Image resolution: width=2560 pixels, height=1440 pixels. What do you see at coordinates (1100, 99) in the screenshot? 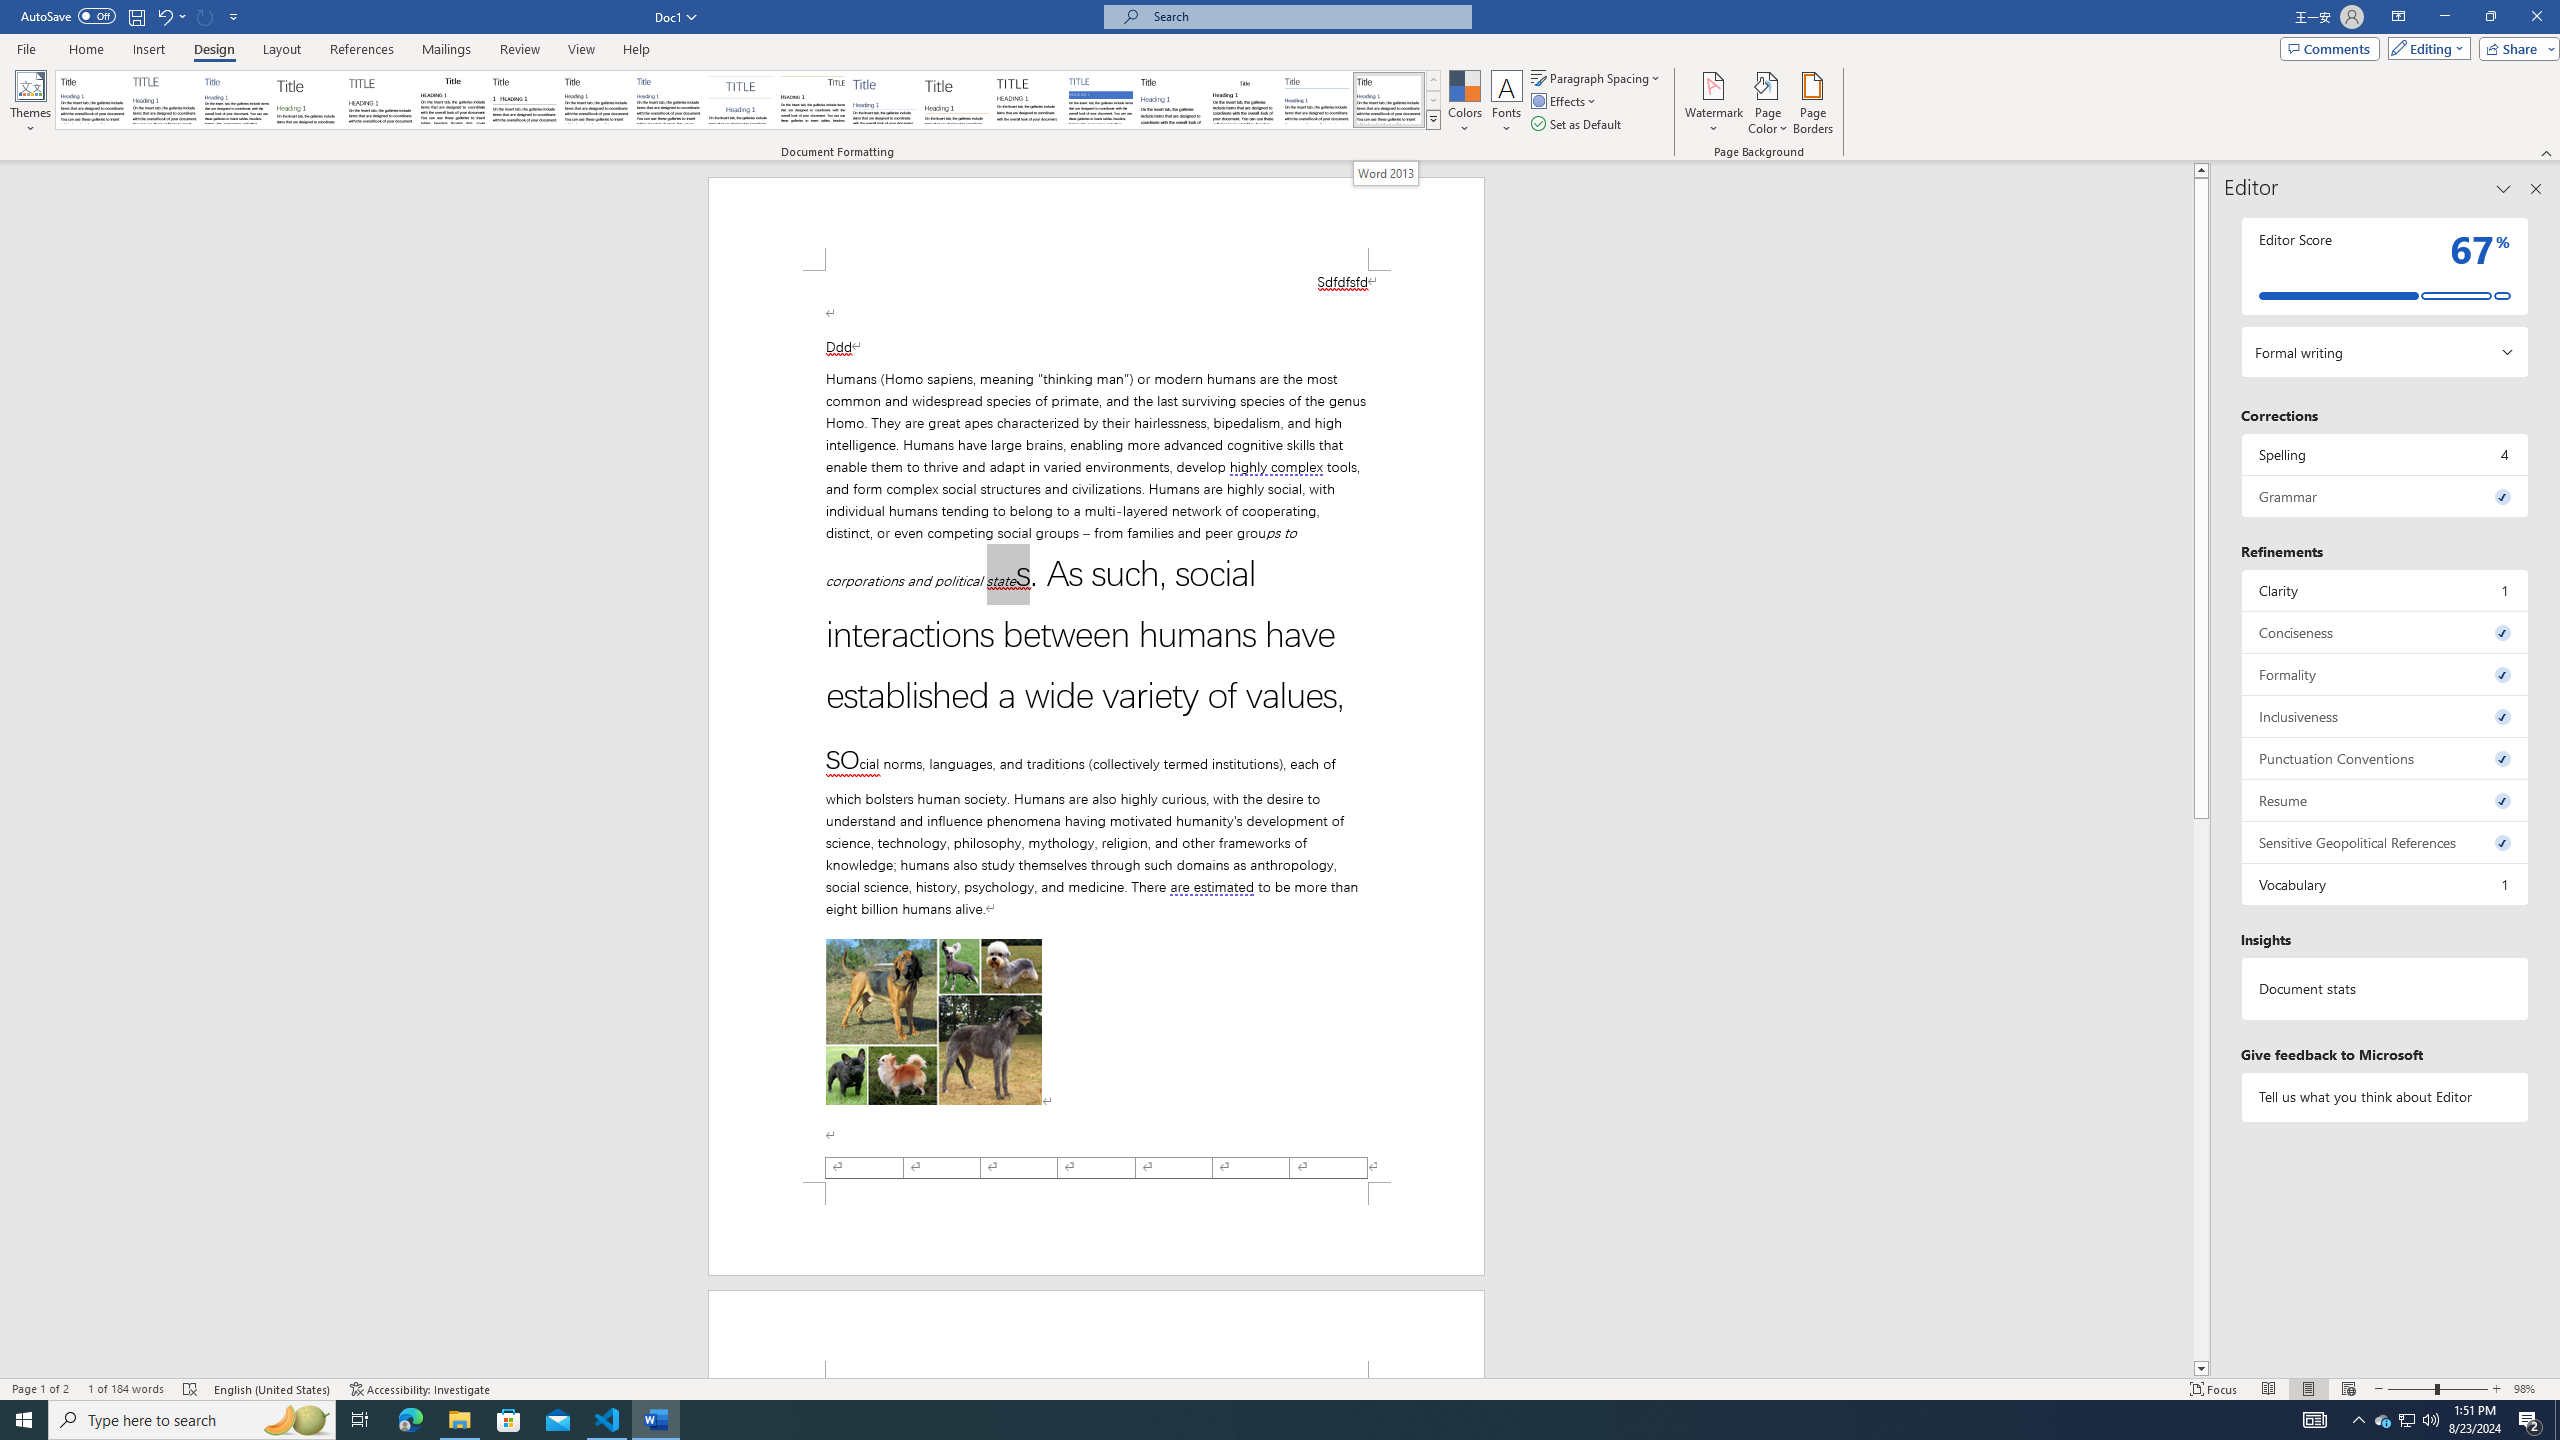
I see `'Shaded'` at bounding box center [1100, 99].